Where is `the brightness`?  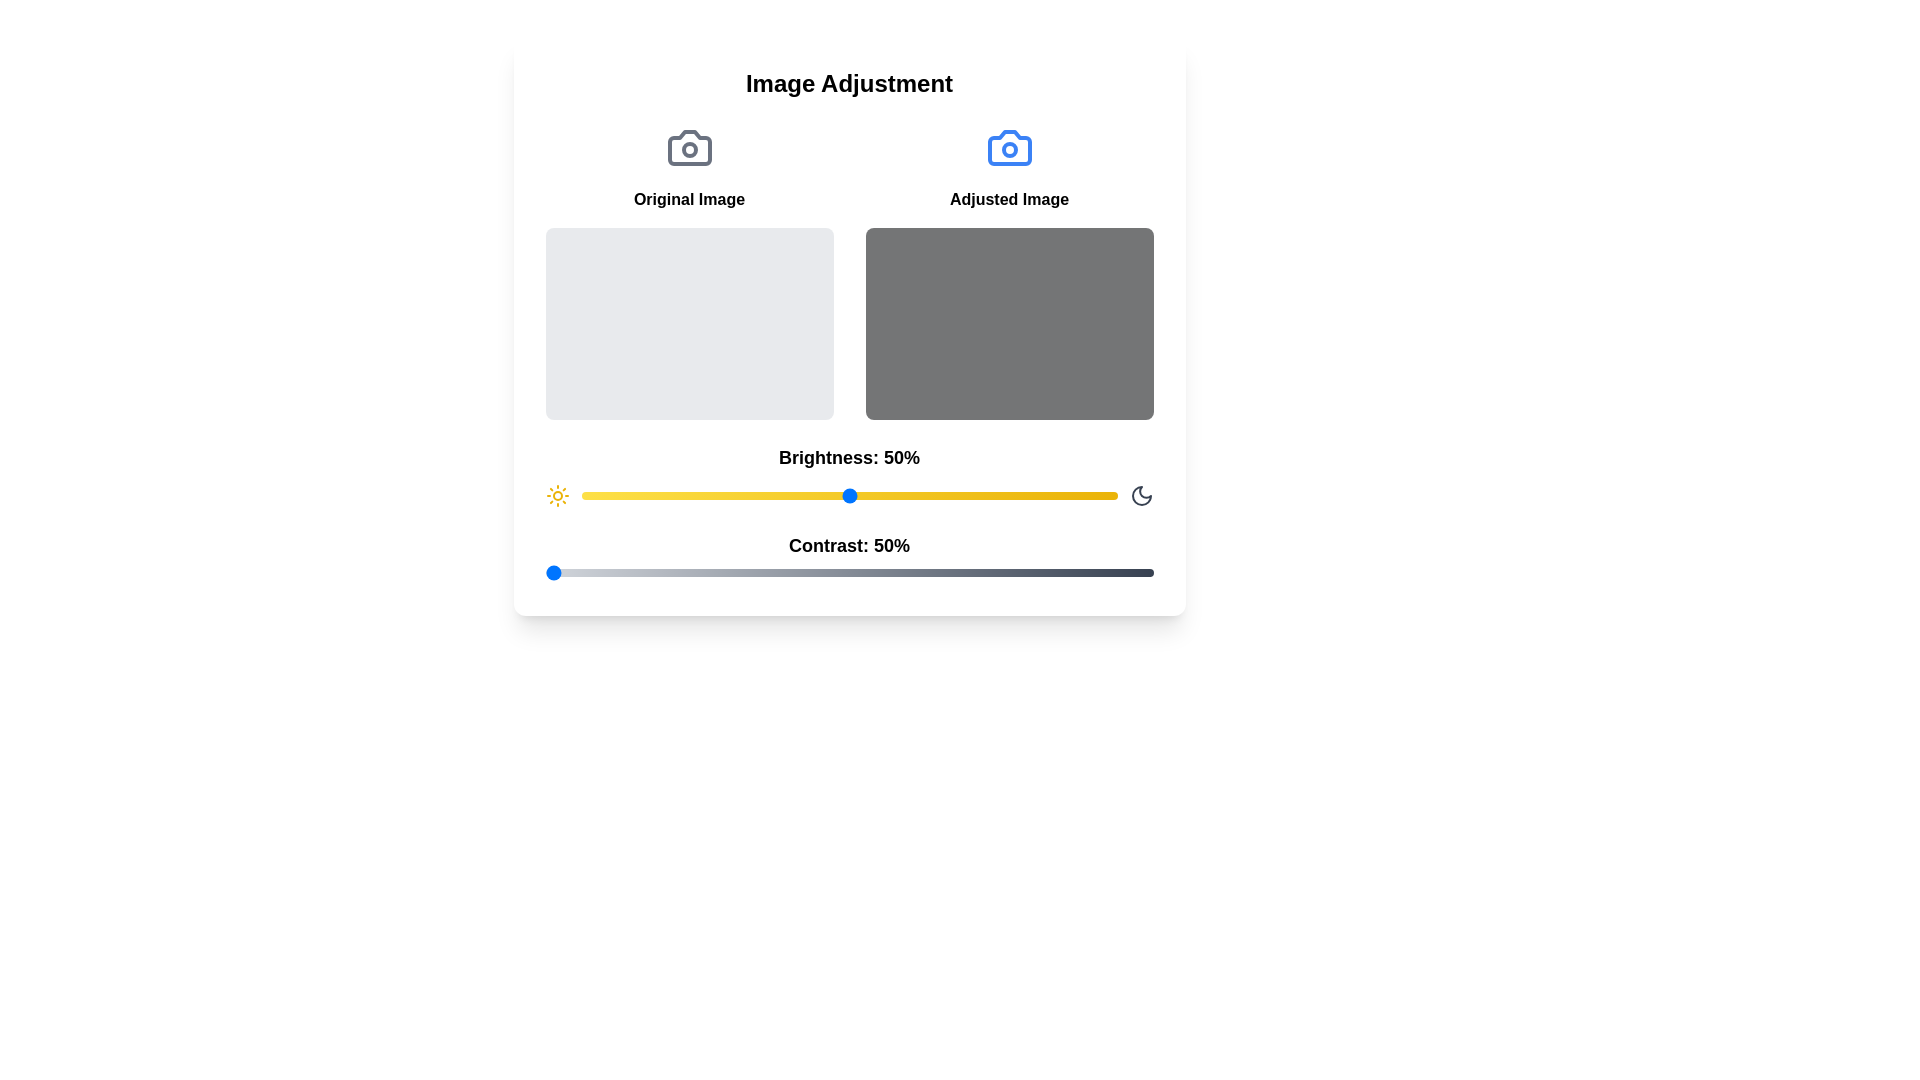
the brightness is located at coordinates (918, 495).